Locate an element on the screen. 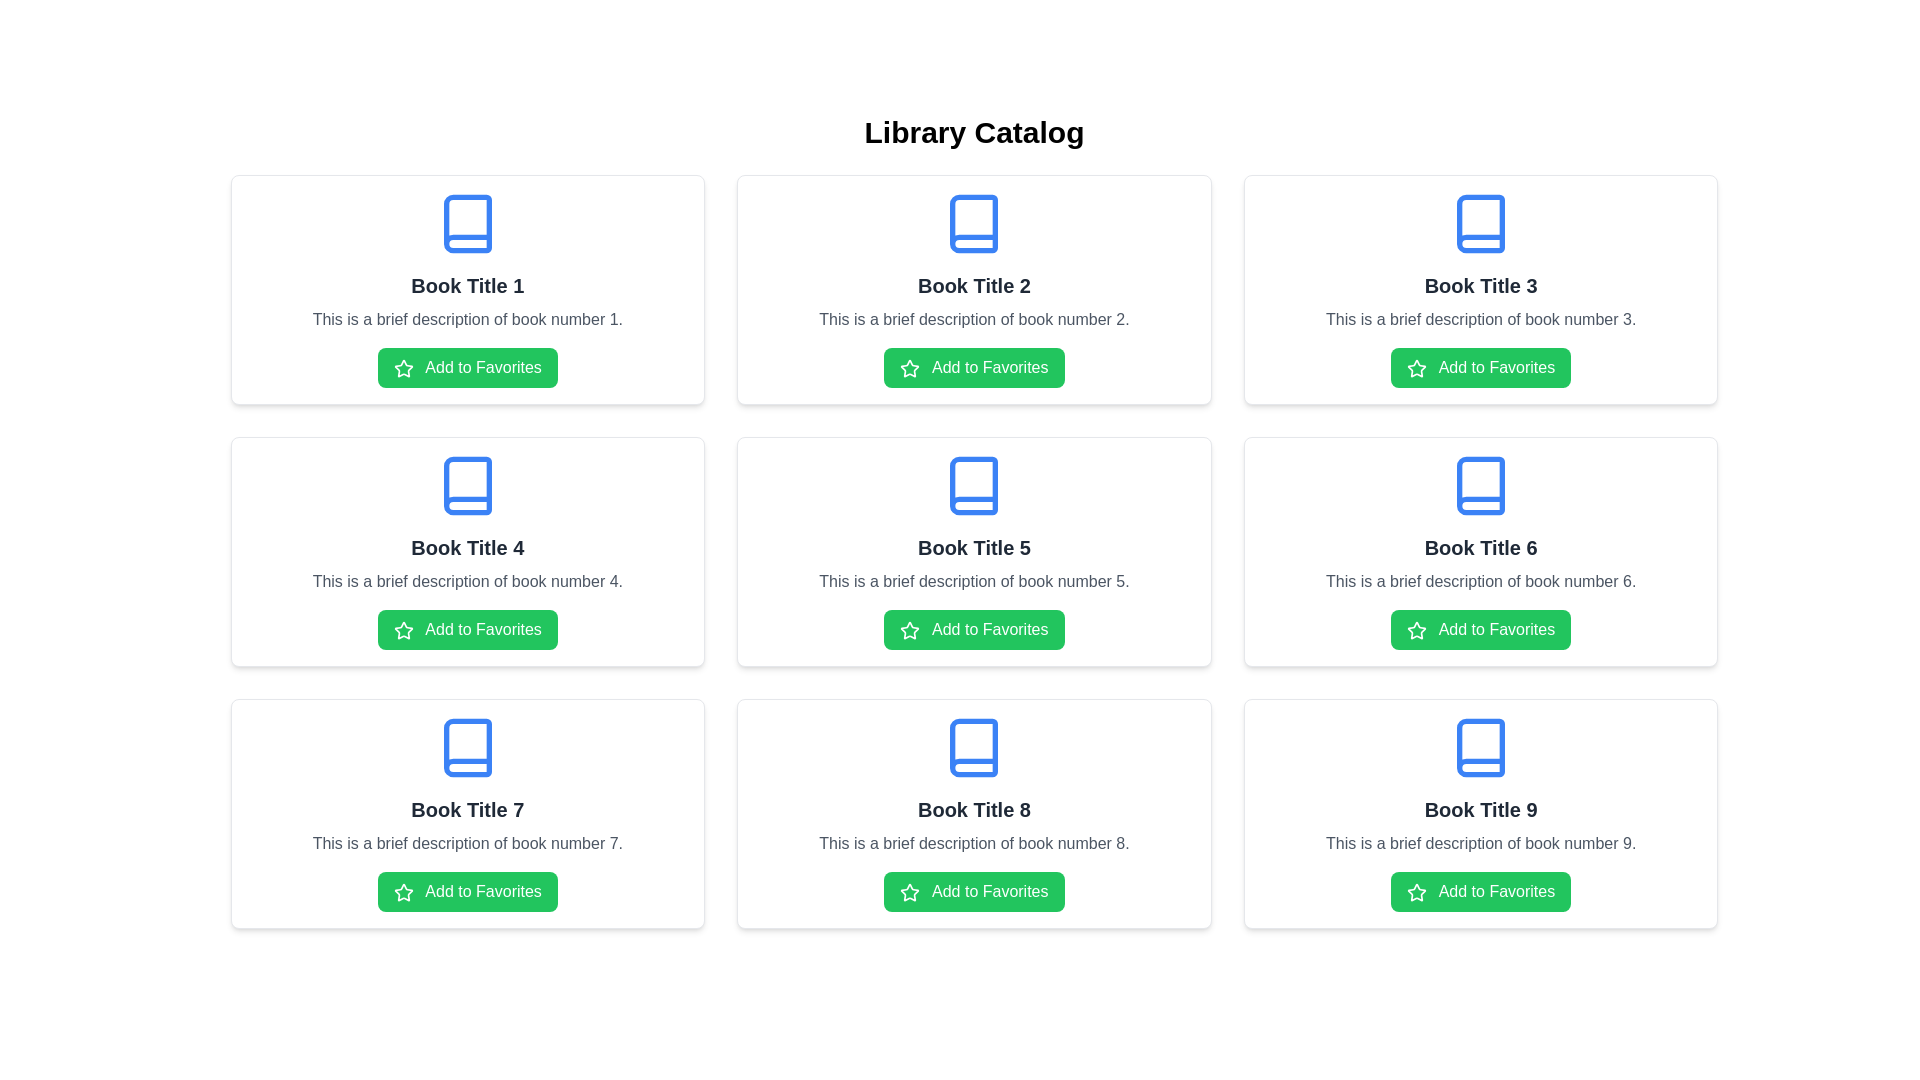  the book icon located in the second card of the grid, above the text 'Book Title 2' is located at coordinates (974, 223).